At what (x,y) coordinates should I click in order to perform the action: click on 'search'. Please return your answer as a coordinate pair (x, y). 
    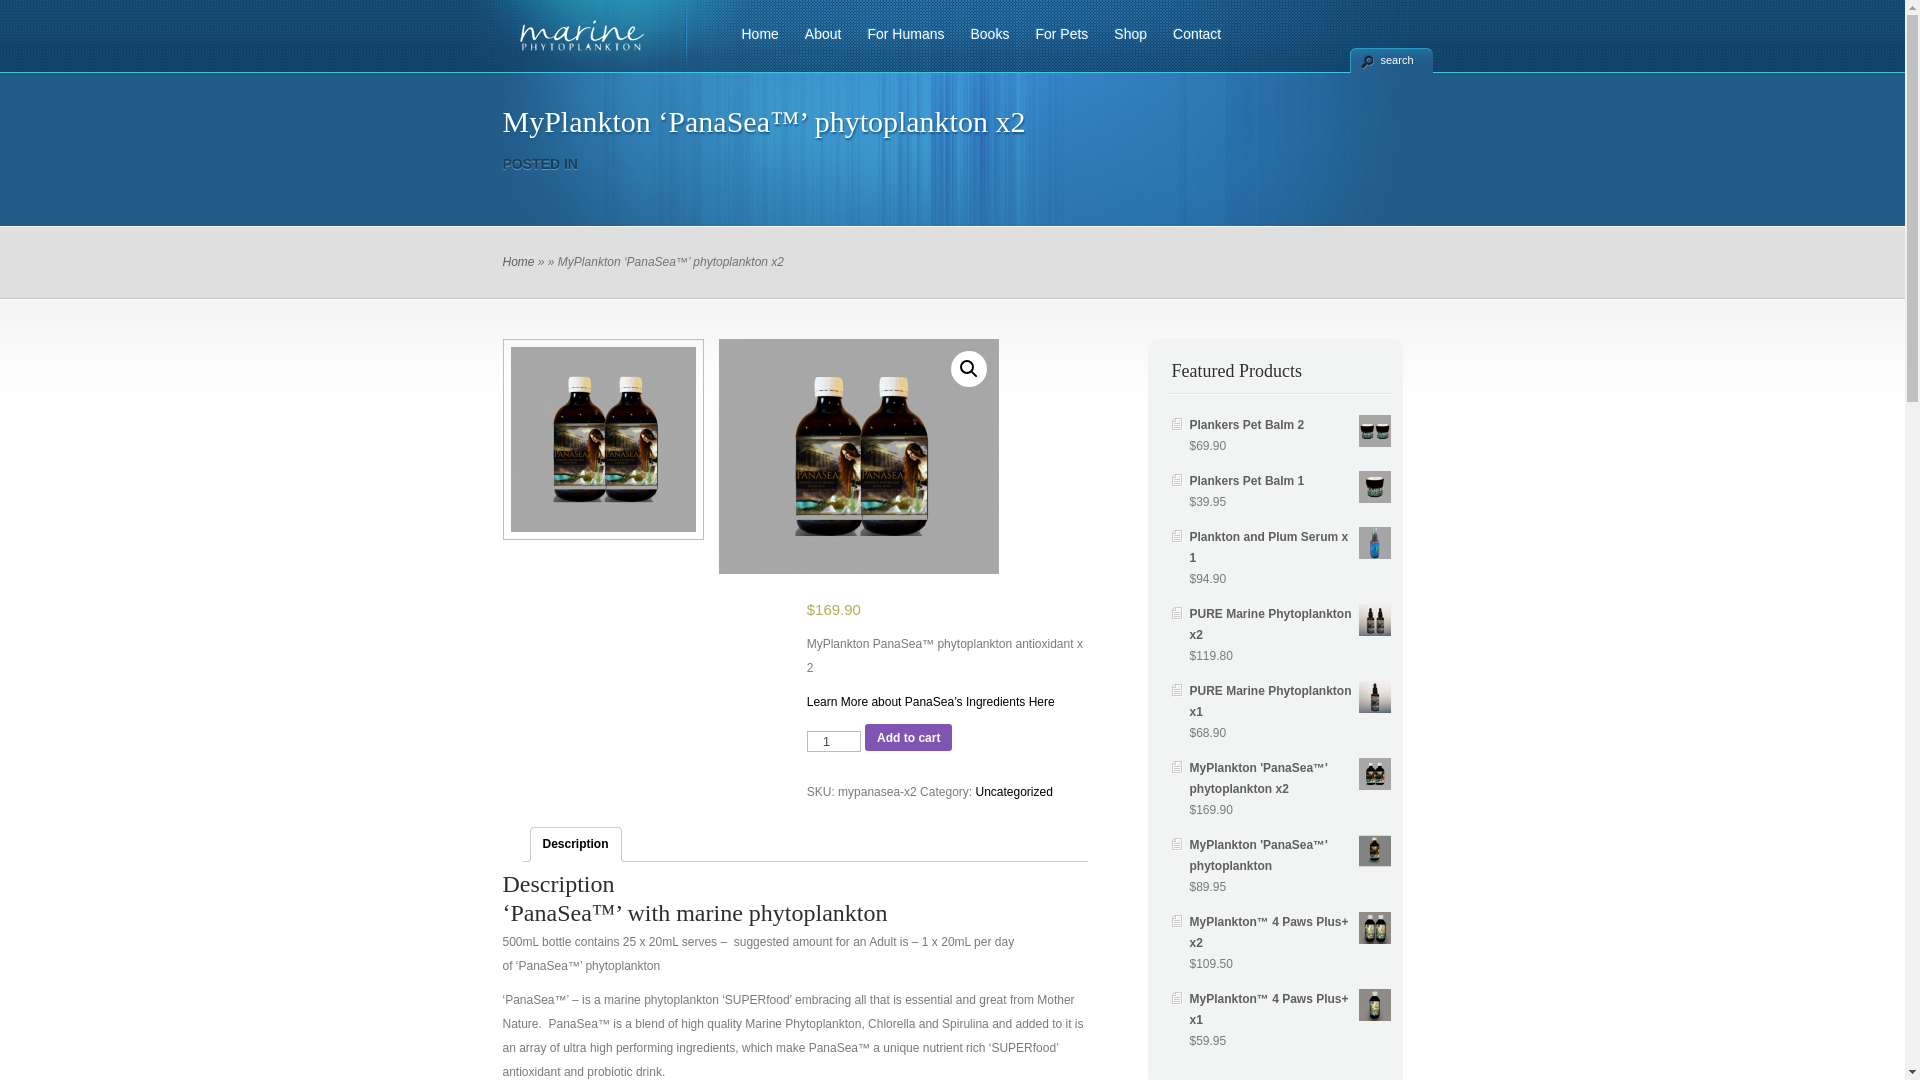
    Looking at the image, I should click on (1390, 59).